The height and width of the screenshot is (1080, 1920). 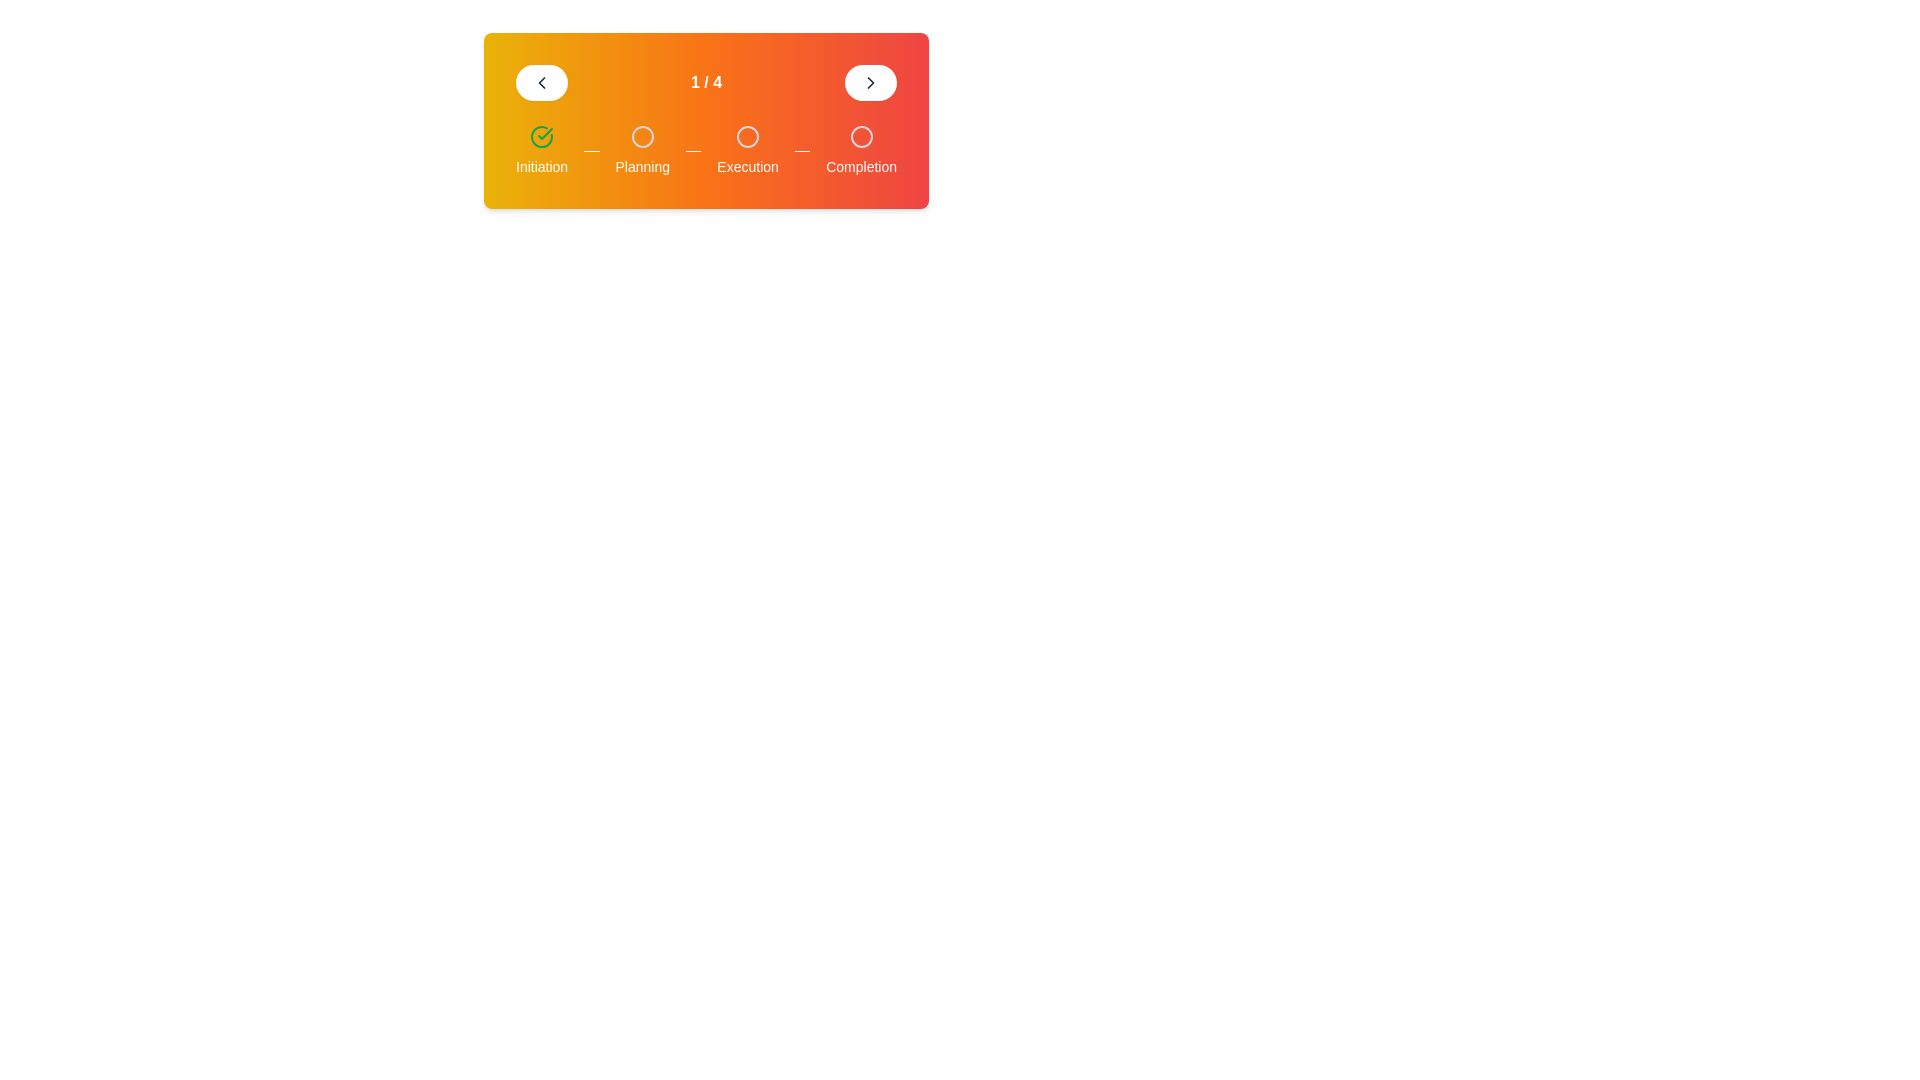 I want to click on the 'Initiation' text label located on the leftmost part of the horizontal navigation bar, so click(x=542, y=165).